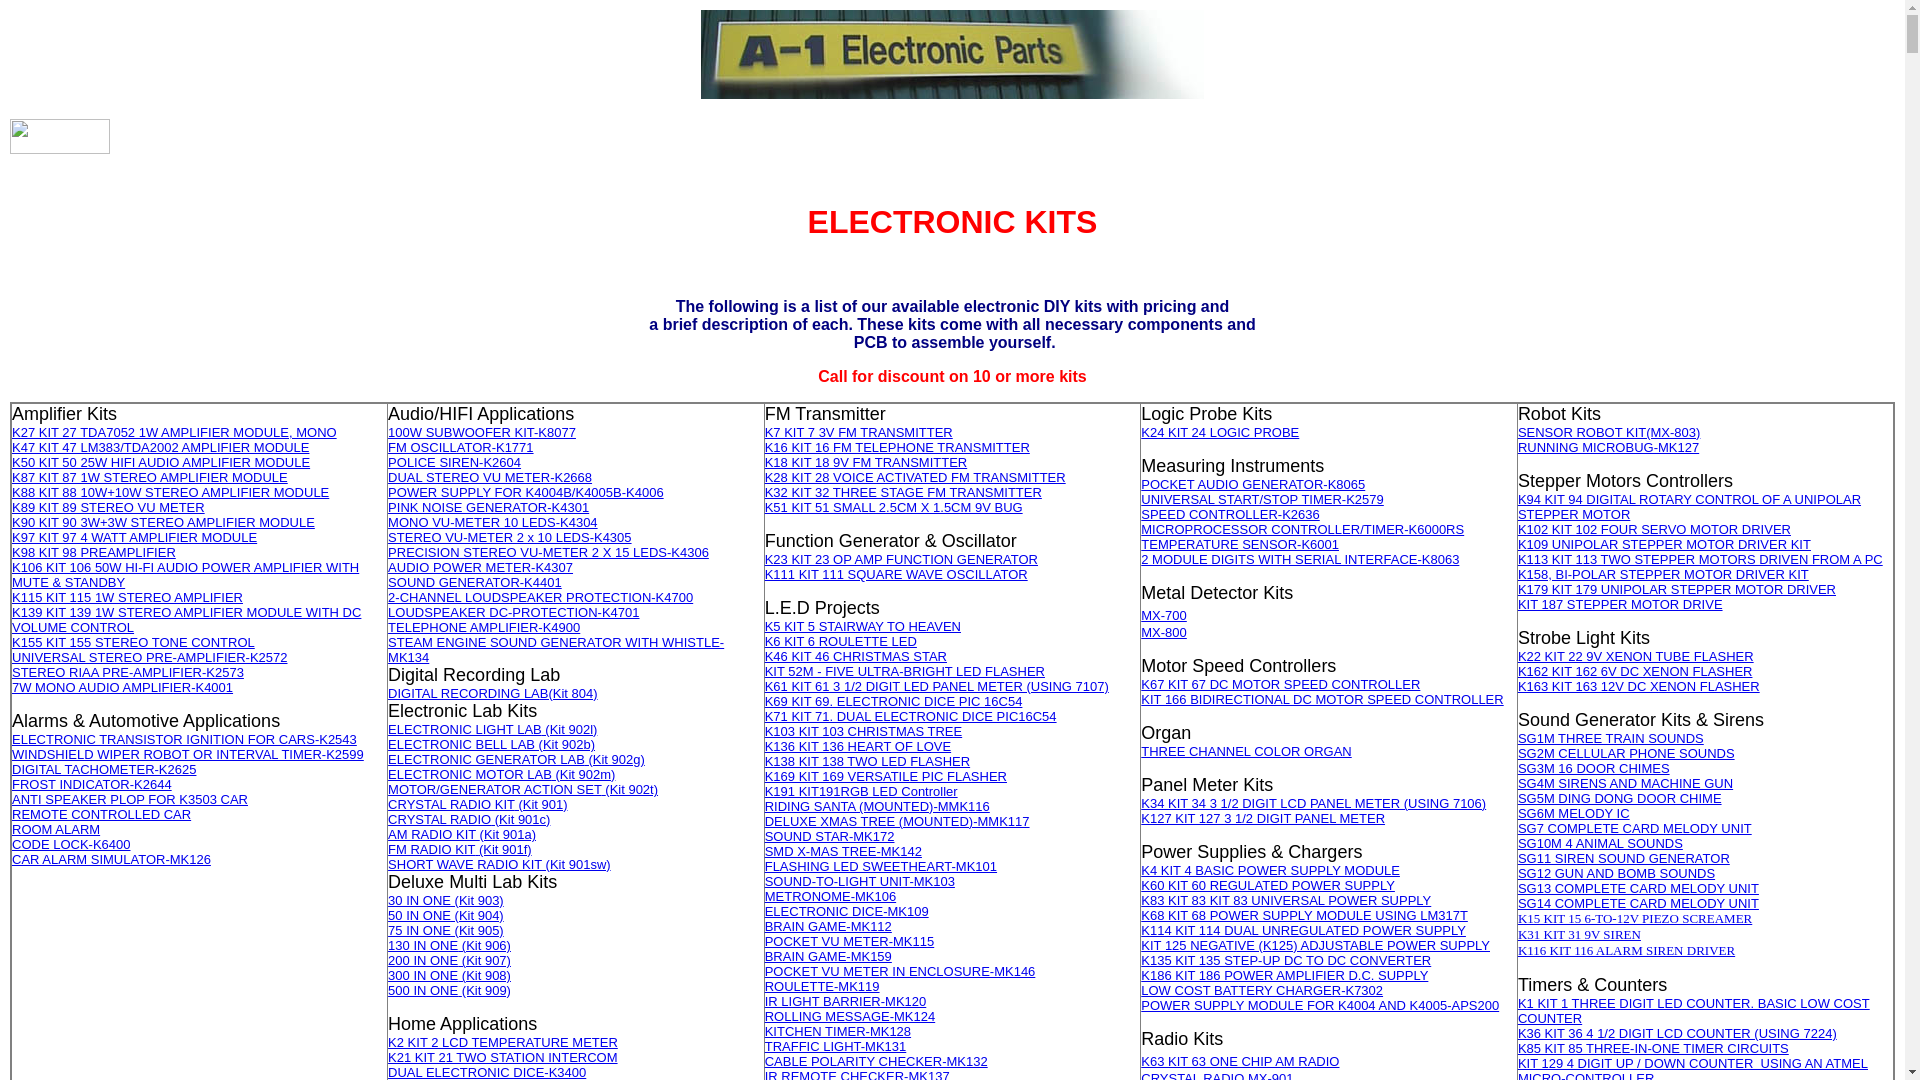 The image size is (1920, 1080). Describe the element at coordinates (763, 715) in the screenshot. I see `'K71 KIT 71. DUAL ELECTRONIC DICE PIC16C54'` at that location.